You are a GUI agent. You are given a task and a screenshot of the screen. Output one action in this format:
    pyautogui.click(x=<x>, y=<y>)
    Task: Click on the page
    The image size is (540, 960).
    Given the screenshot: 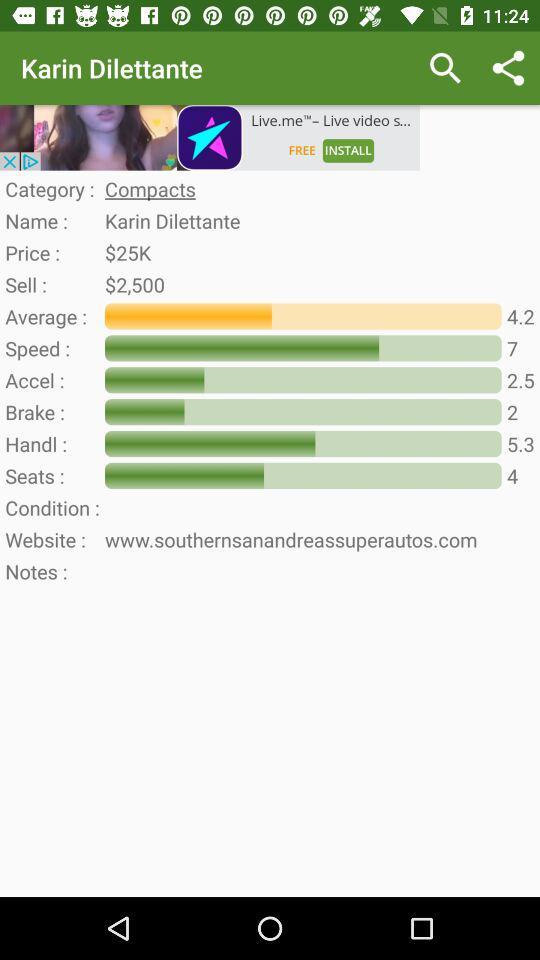 What is the action you would take?
    pyautogui.click(x=209, y=136)
    